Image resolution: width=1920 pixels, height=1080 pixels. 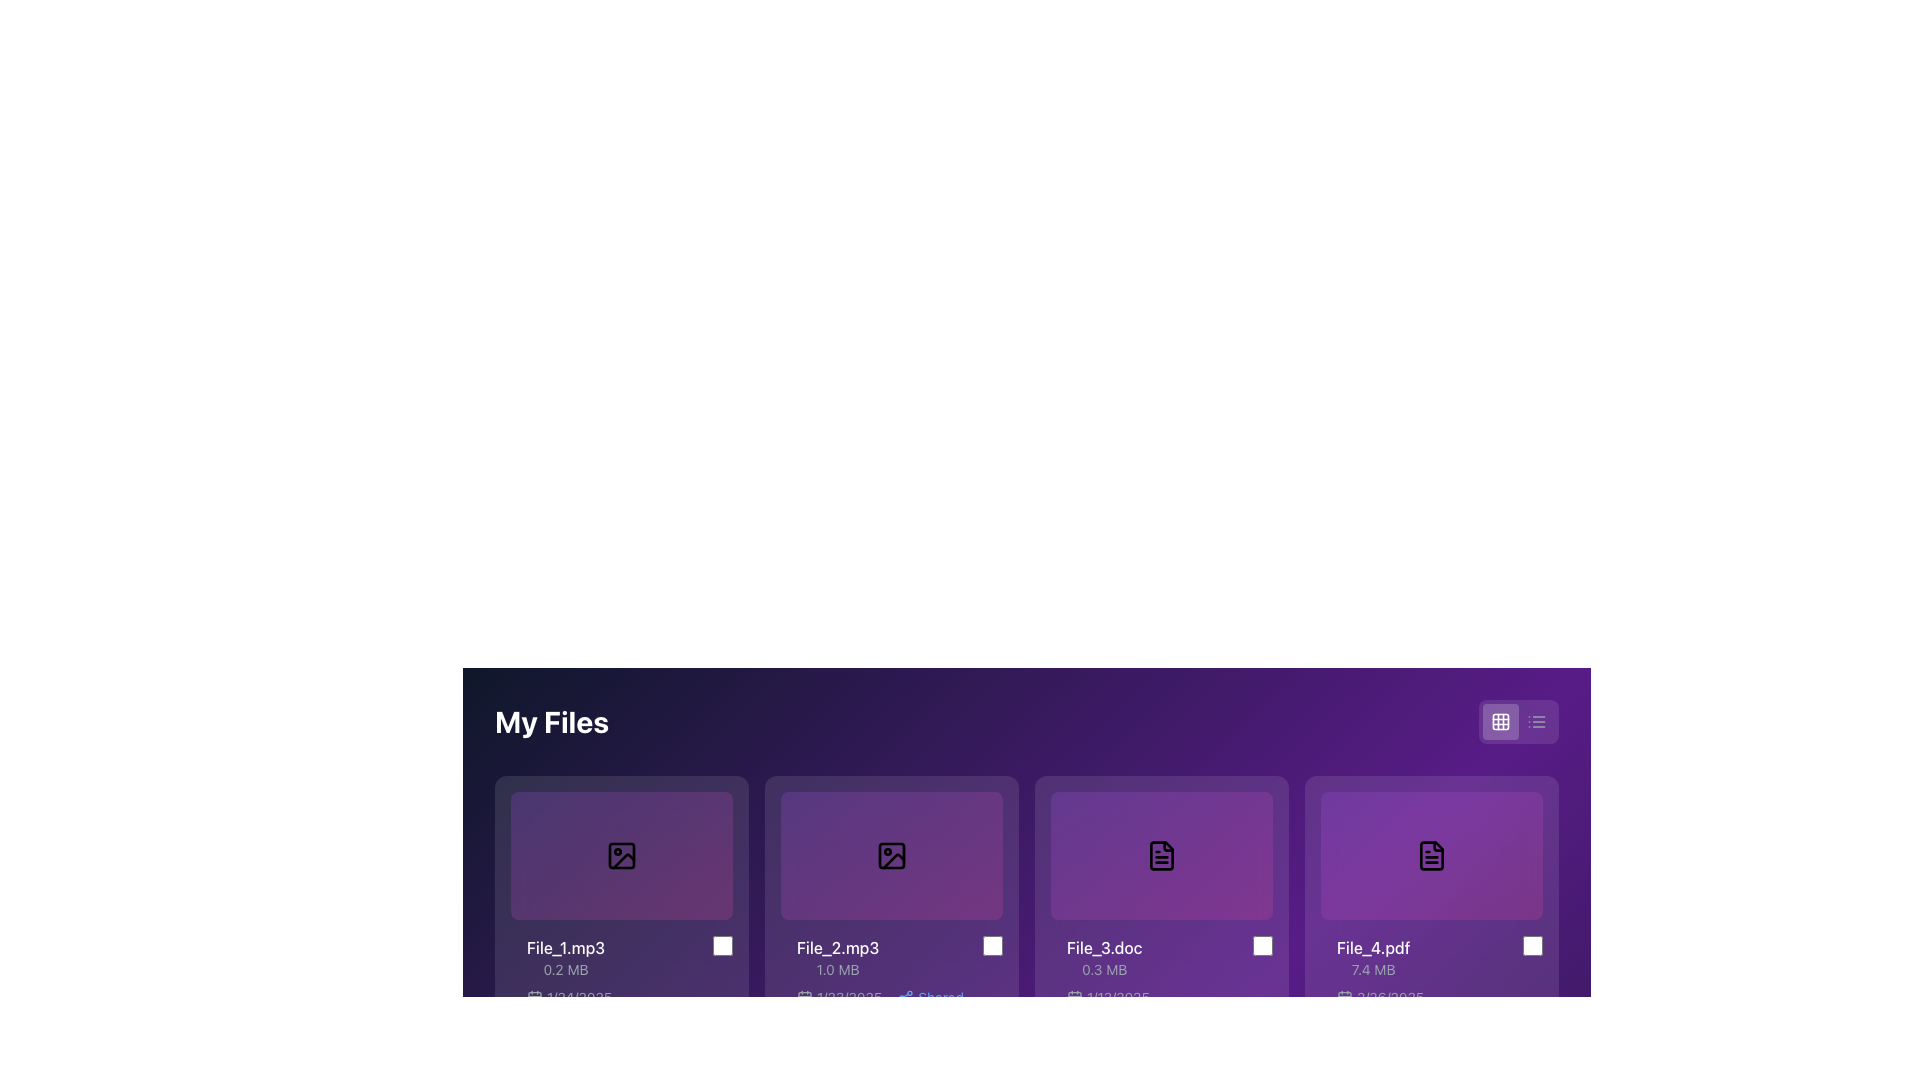 What do you see at coordinates (1103, 947) in the screenshot?
I see `the text label displaying 'File_3.doc' in bold white font` at bounding box center [1103, 947].